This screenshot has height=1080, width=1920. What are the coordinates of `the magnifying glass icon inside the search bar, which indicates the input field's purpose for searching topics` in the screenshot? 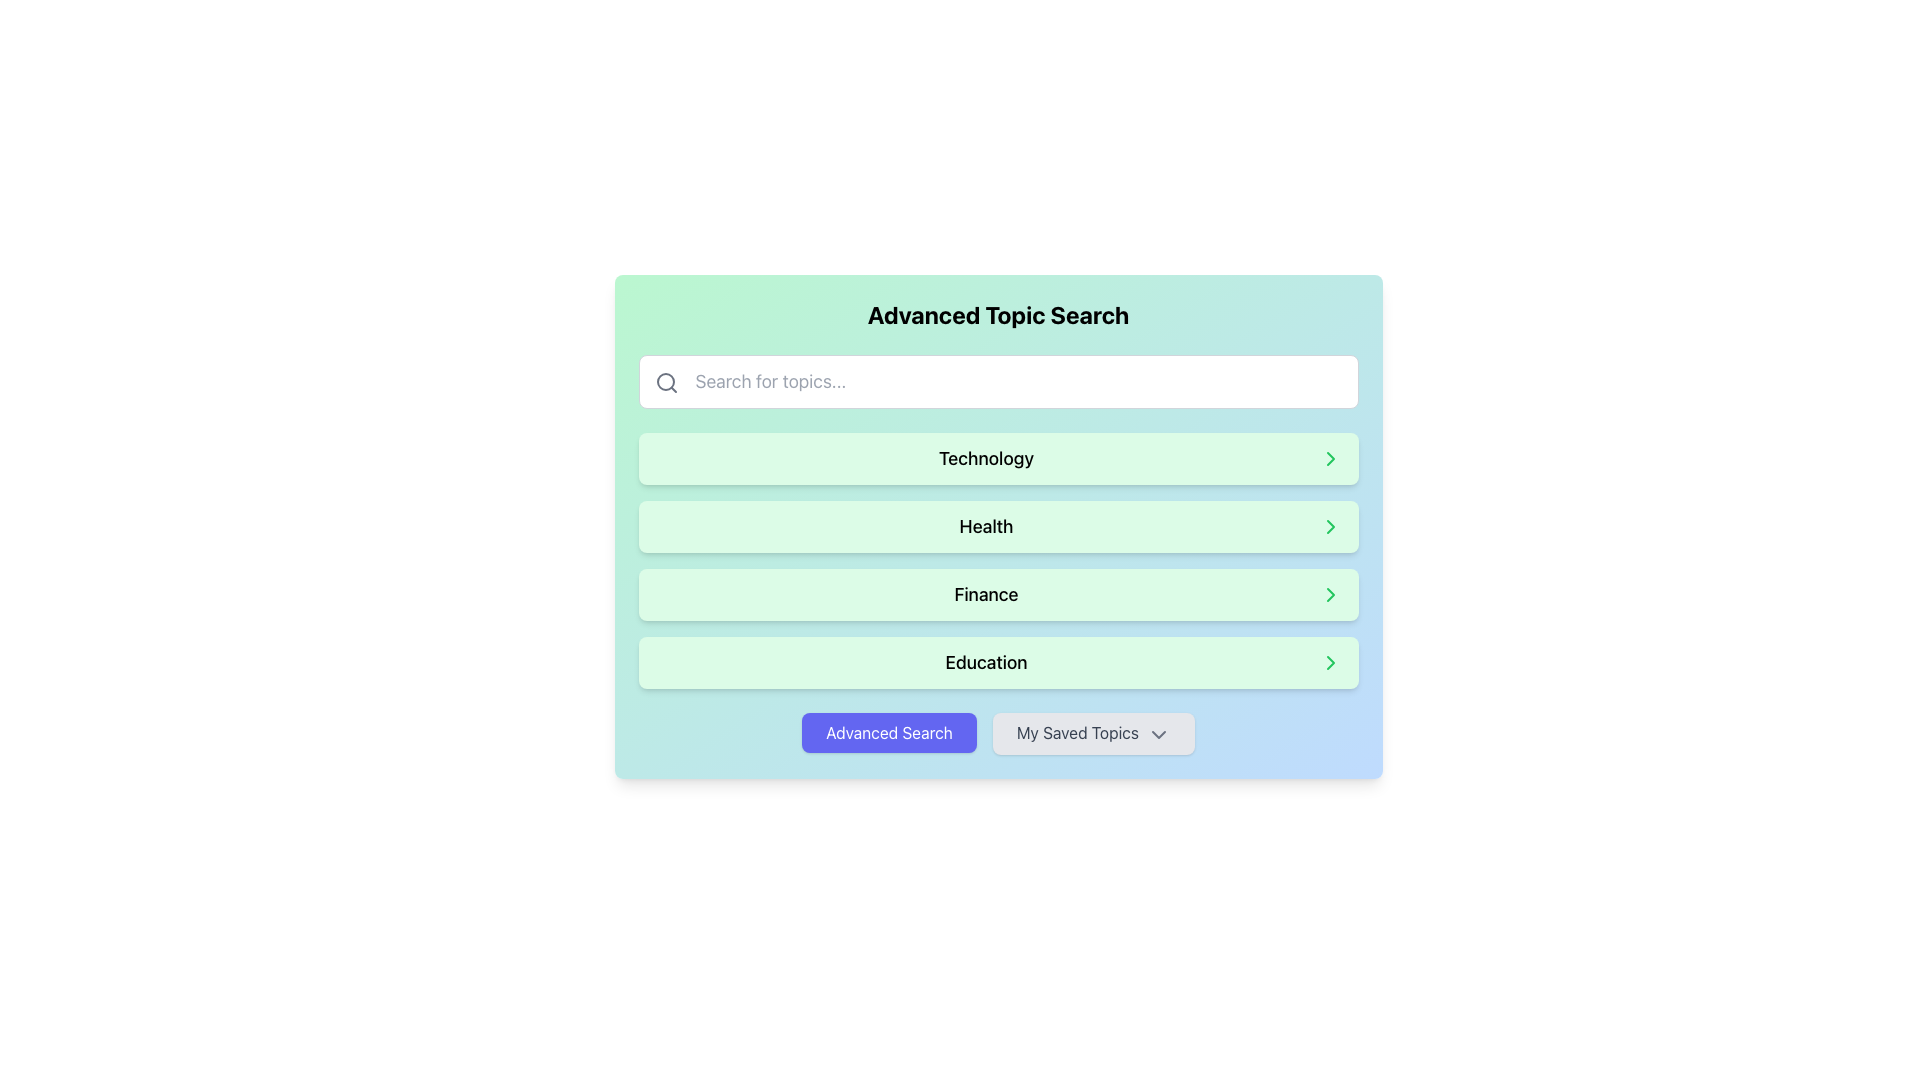 It's located at (666, 382).